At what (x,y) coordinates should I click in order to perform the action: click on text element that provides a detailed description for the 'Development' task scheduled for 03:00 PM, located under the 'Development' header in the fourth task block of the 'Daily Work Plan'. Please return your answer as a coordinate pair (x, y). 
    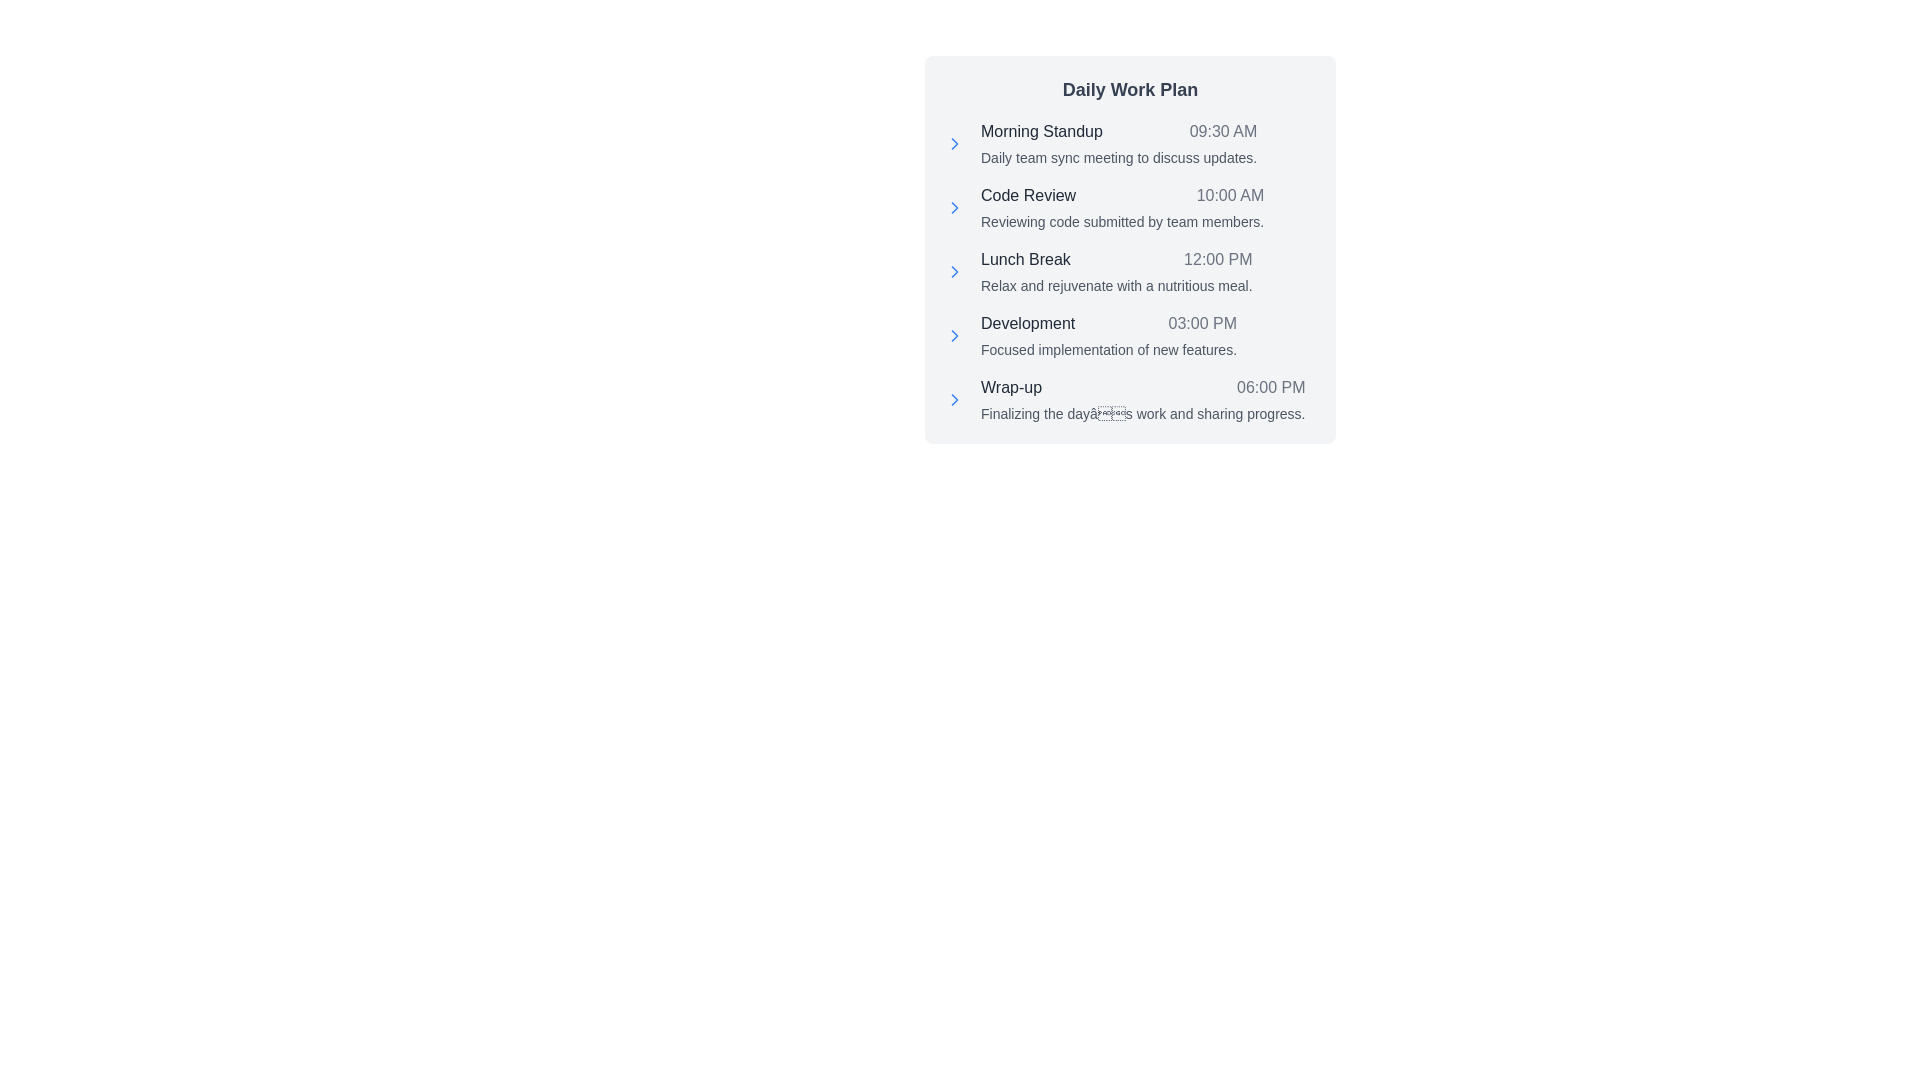
    Looking at the image, I should click on (1107, 349).